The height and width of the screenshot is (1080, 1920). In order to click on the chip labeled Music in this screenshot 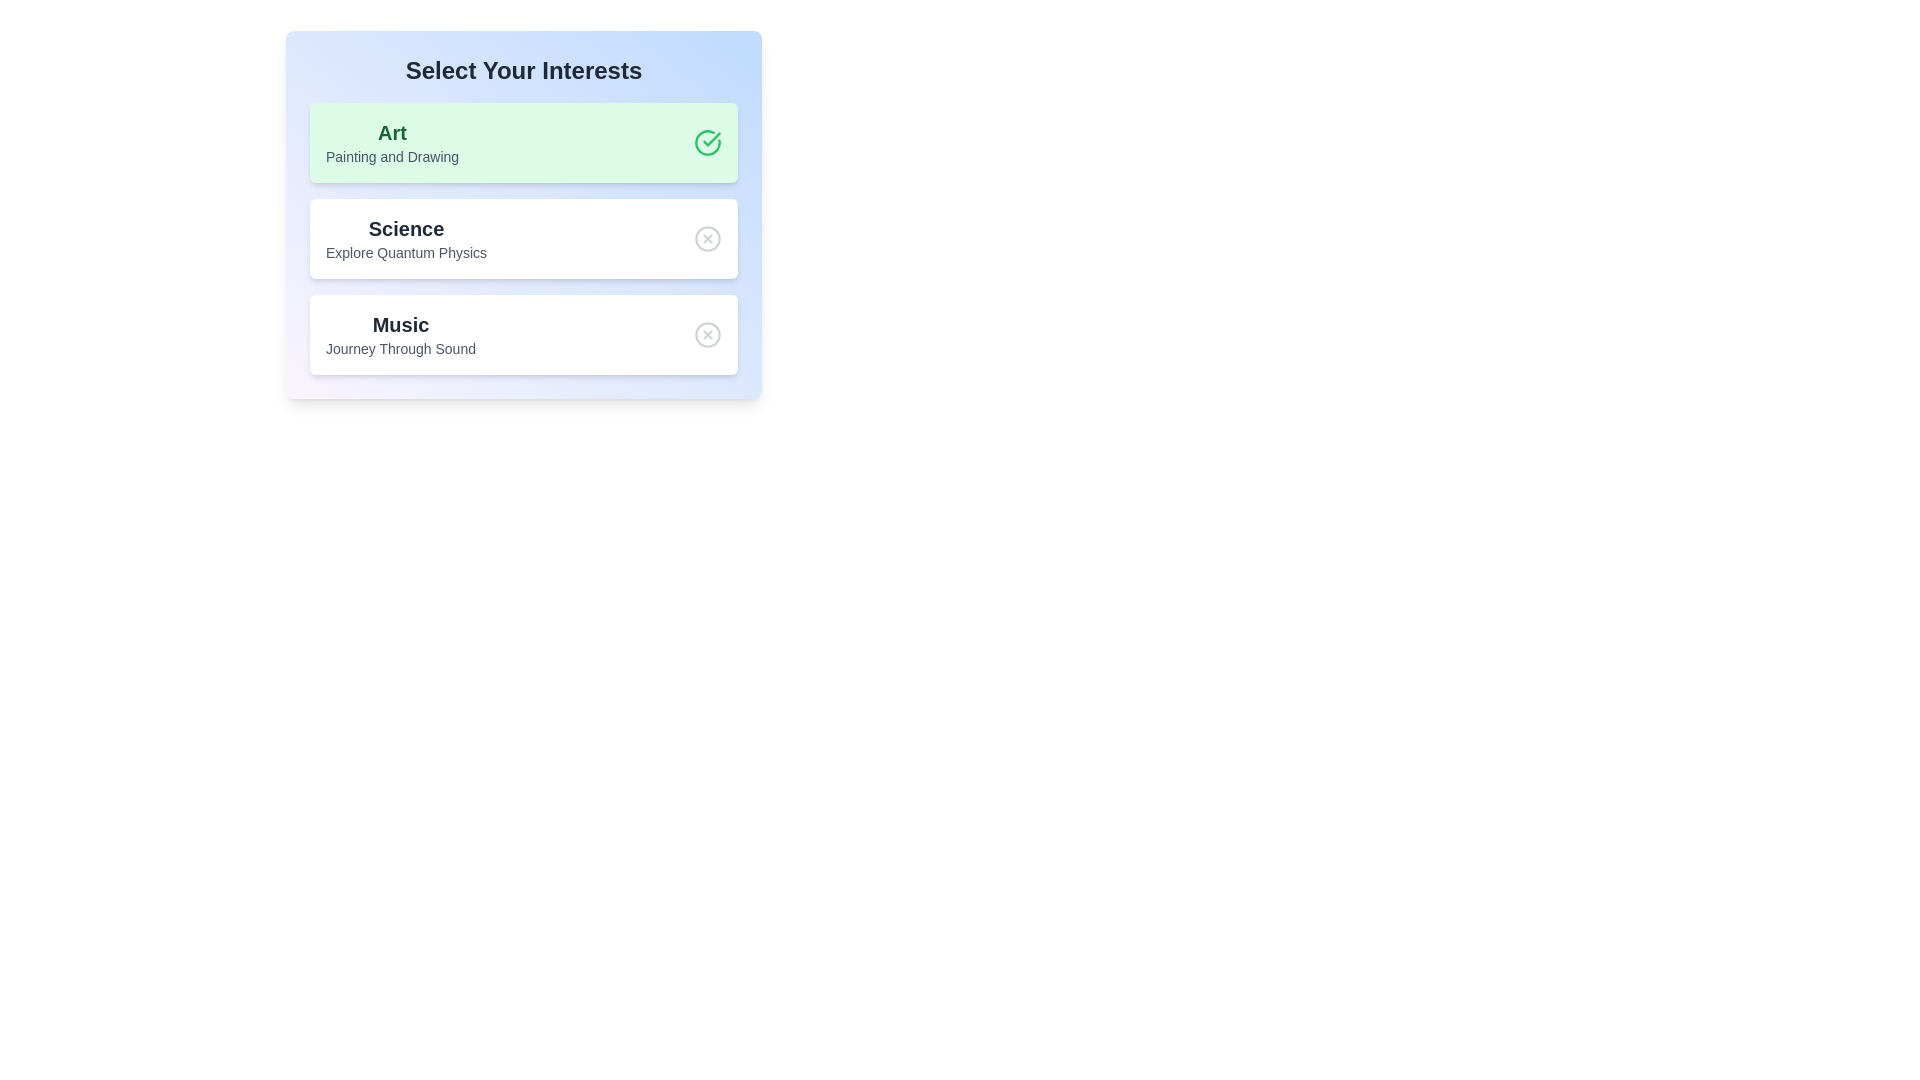, I will do `click(523, 334)`.